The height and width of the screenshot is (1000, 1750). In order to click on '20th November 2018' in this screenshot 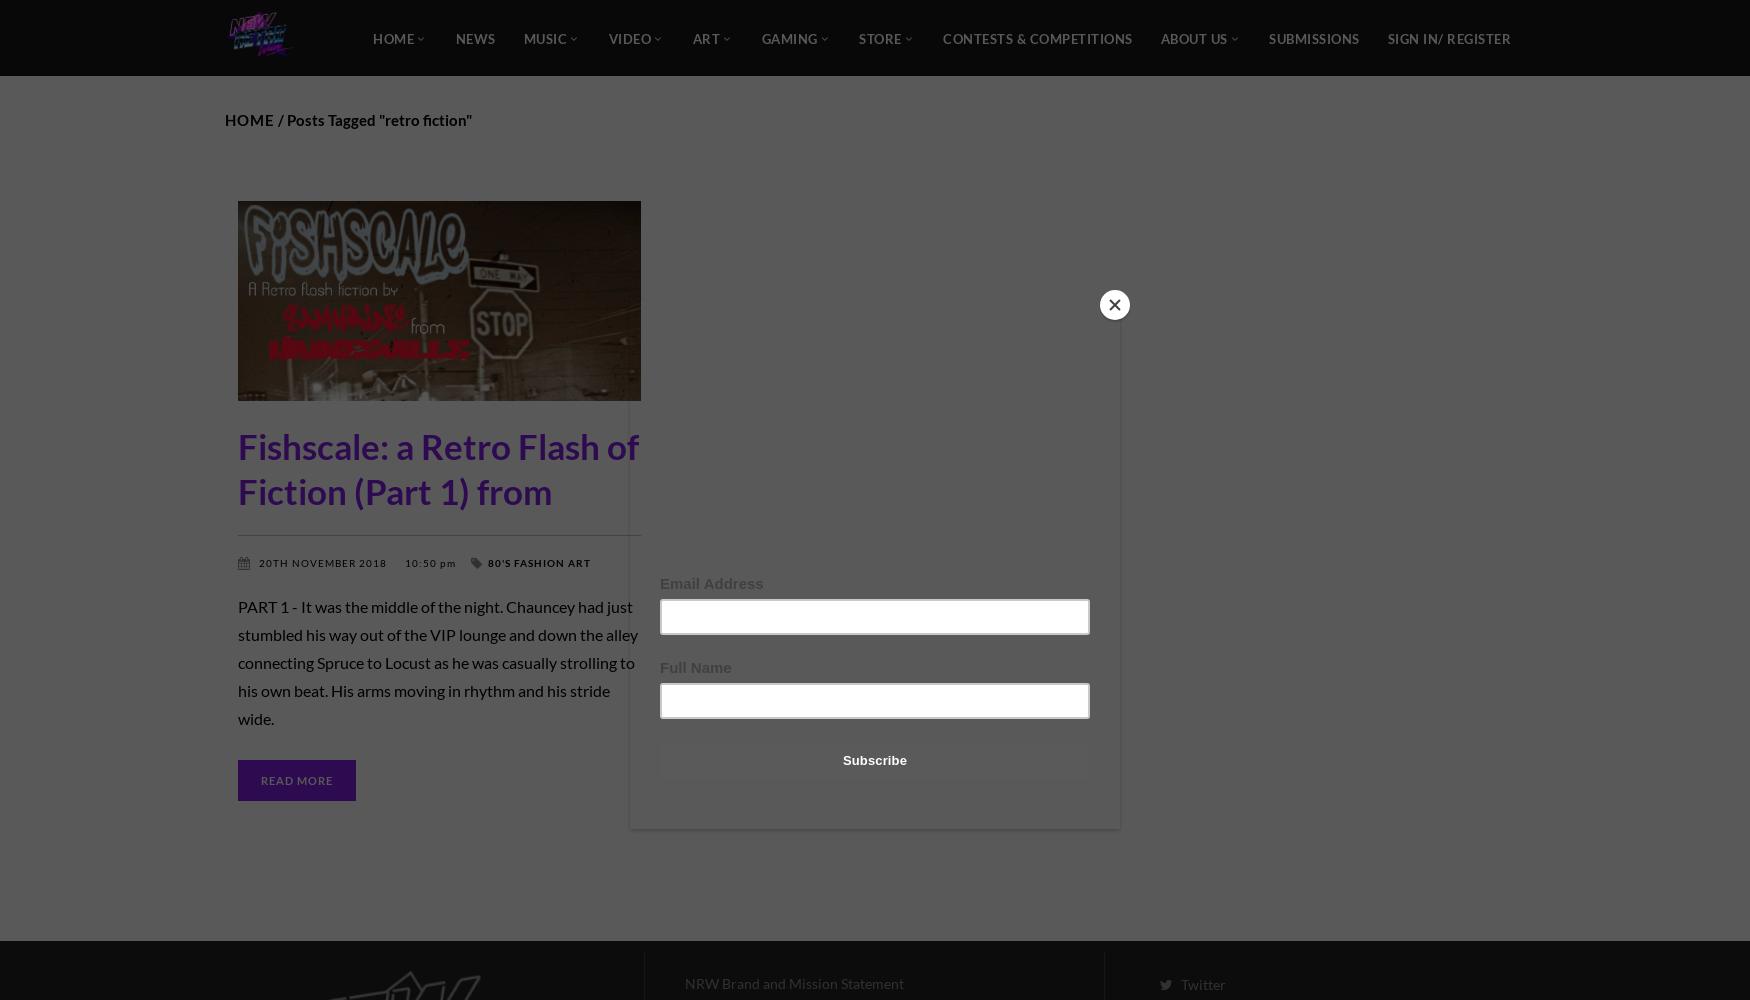, I will do `click(324, 562)`.